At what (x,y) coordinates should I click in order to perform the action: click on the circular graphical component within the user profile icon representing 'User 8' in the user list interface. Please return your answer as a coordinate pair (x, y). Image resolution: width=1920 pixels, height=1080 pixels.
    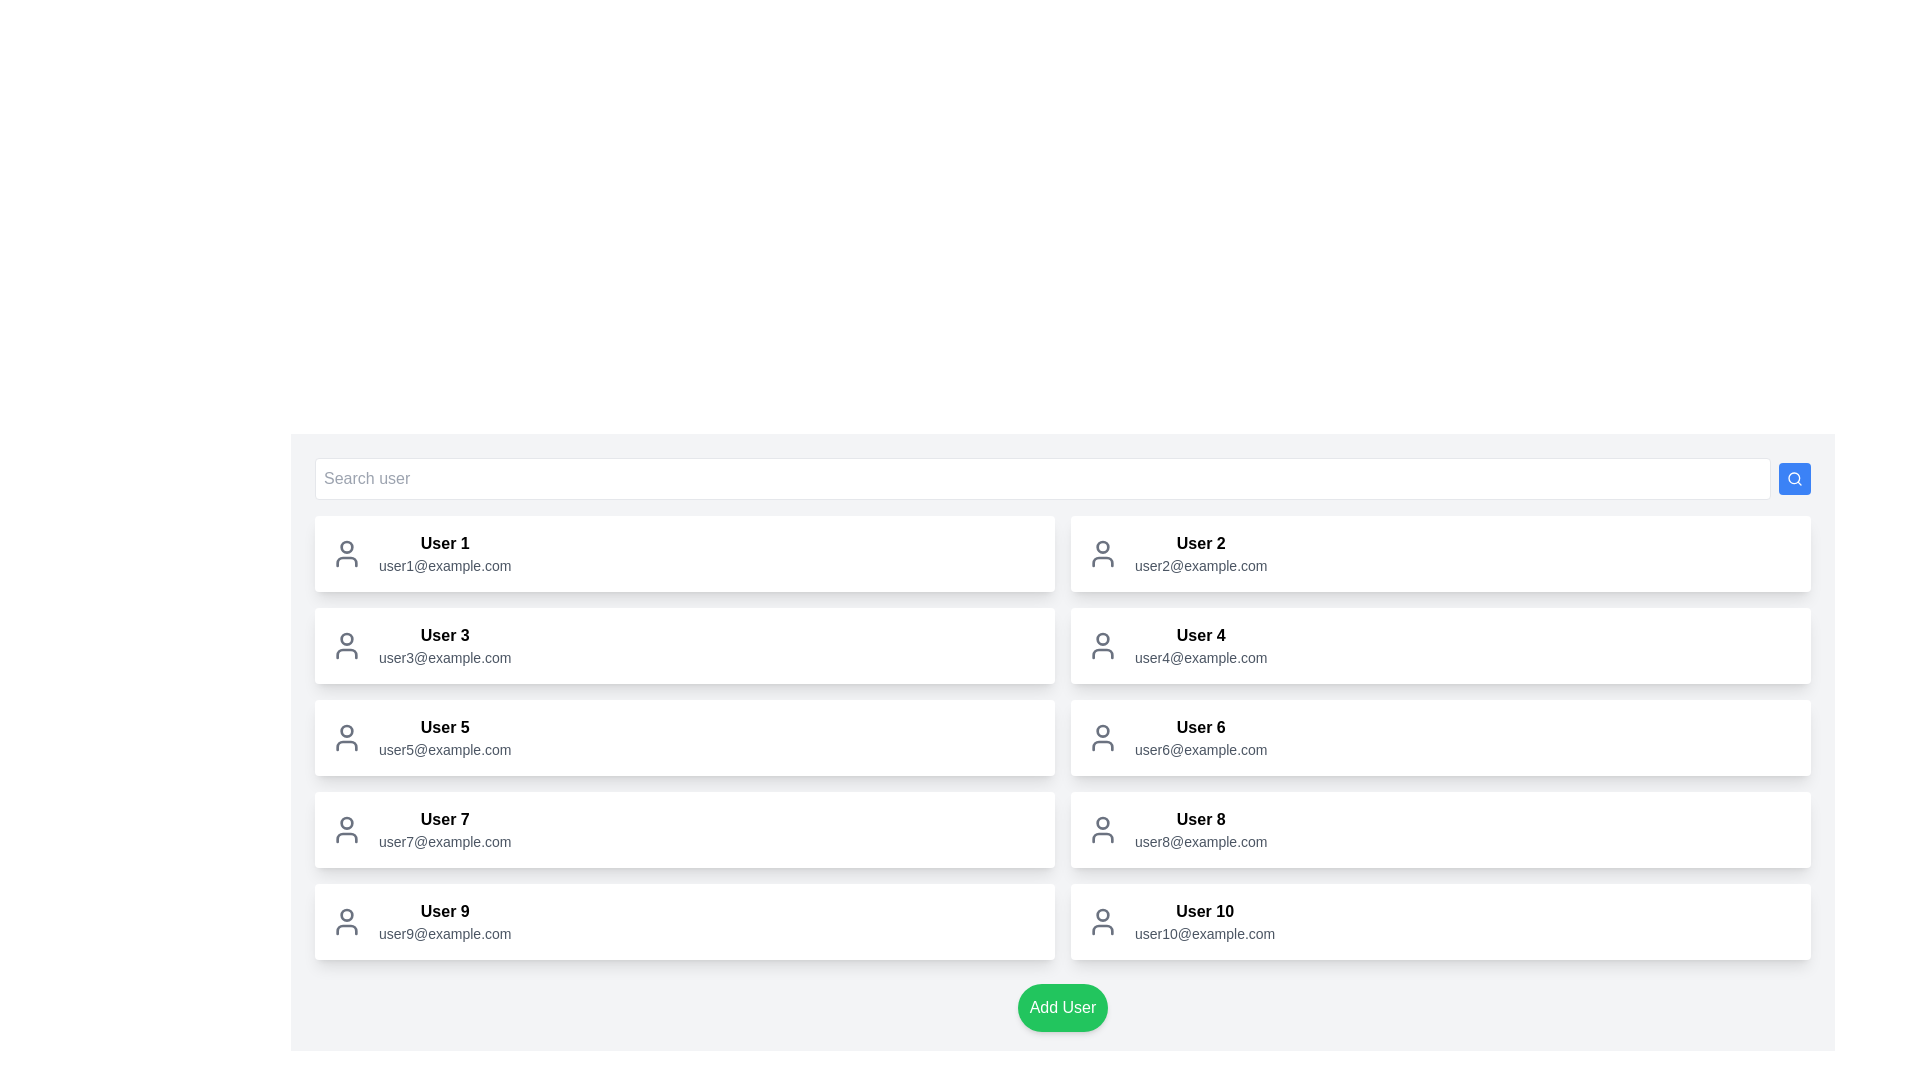
    Looking at the image, I should click on (1102, 822).